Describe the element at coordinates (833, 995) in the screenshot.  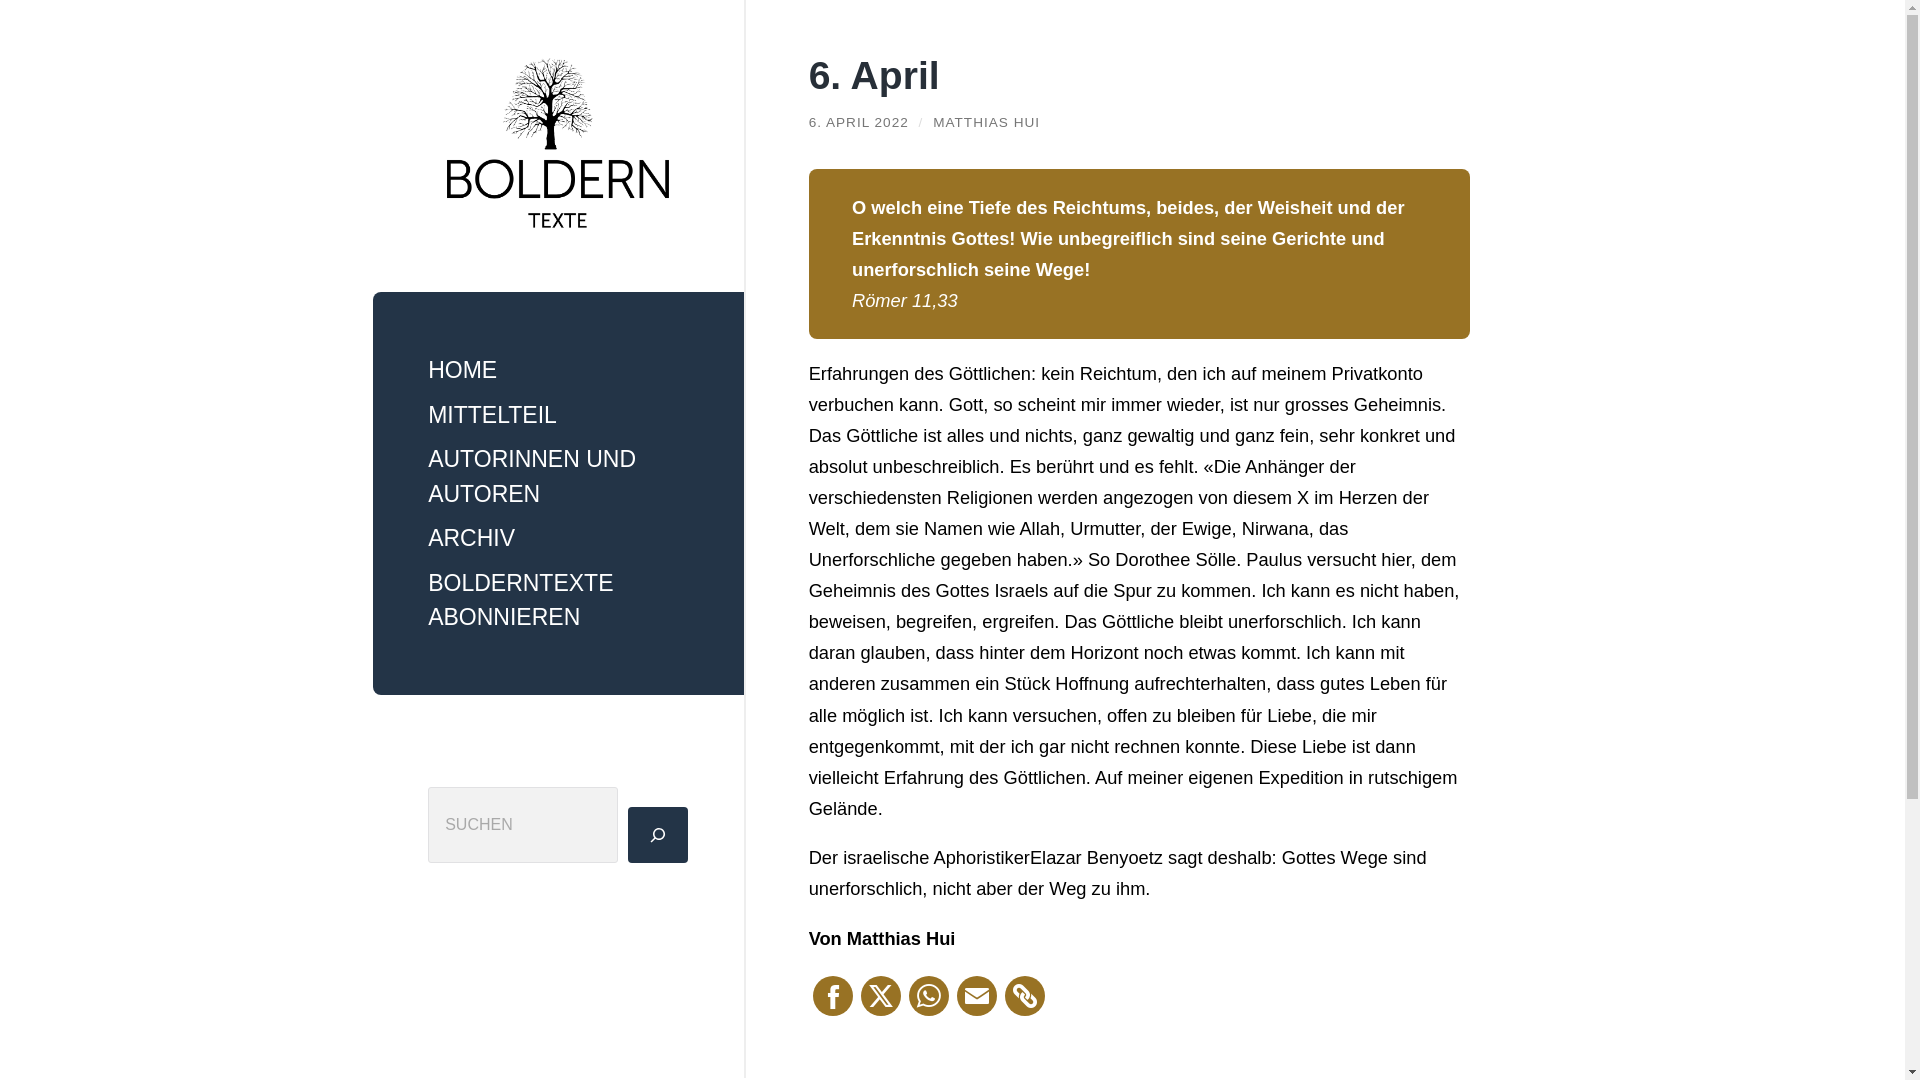
I see `'Facebook'` at that location.